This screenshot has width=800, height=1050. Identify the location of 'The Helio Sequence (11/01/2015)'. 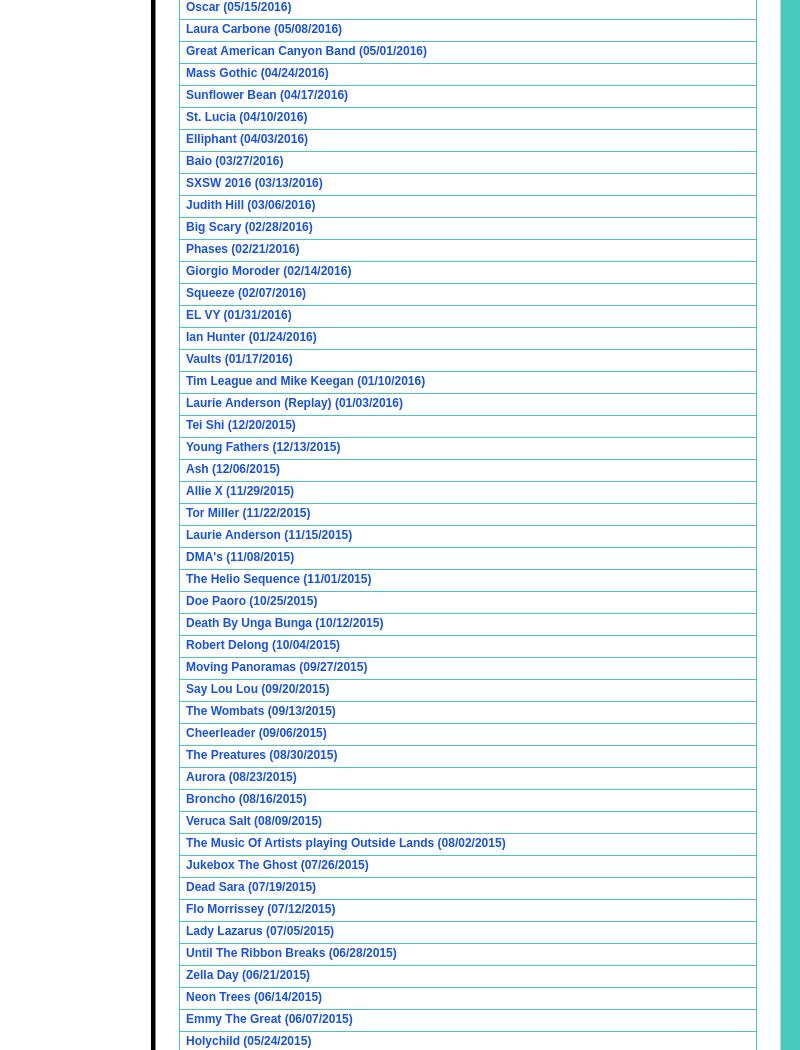
(185, 577).